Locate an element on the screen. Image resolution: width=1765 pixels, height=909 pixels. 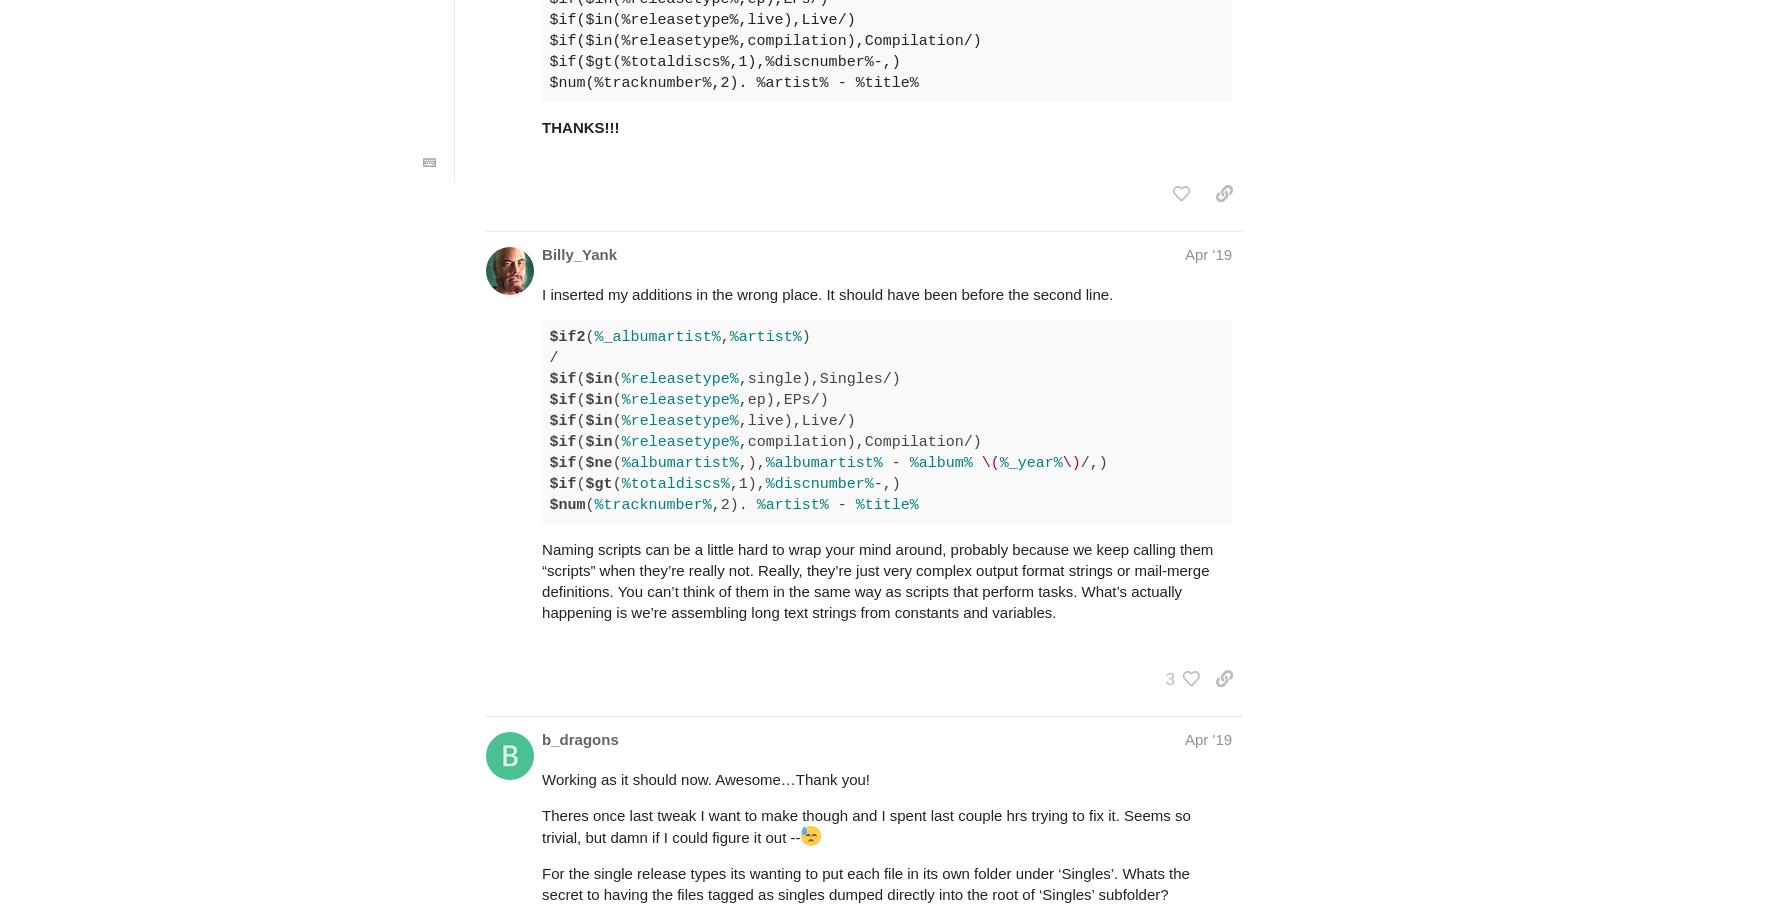
'THANKS!!!' is located at coordinates (579, 126).